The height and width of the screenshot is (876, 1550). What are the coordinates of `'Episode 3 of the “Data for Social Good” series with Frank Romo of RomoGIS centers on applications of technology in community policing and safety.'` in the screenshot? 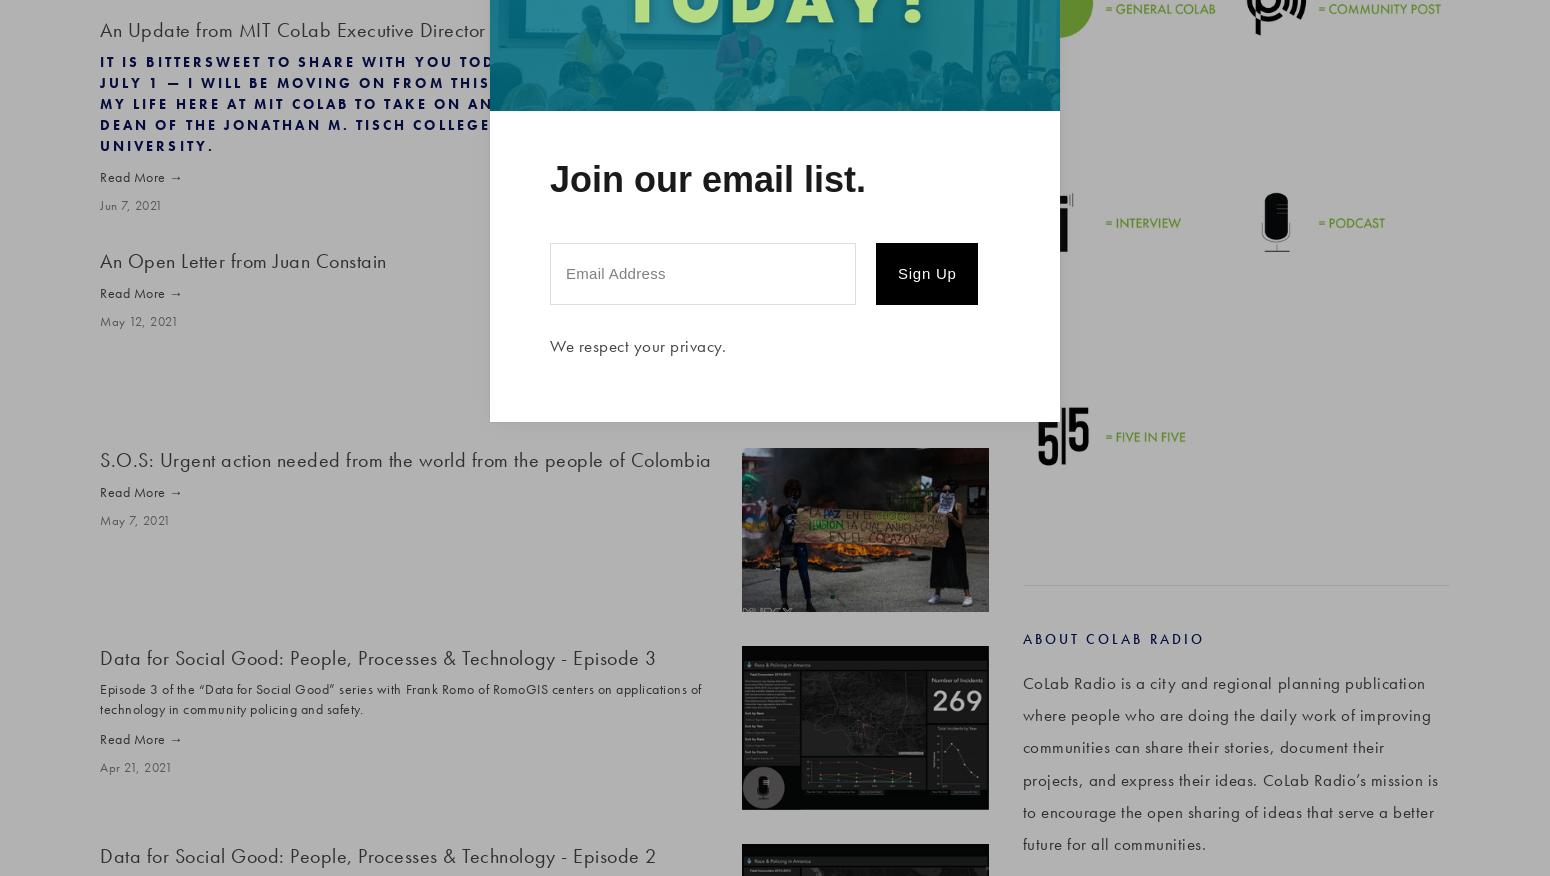 It's located at (400, 697).